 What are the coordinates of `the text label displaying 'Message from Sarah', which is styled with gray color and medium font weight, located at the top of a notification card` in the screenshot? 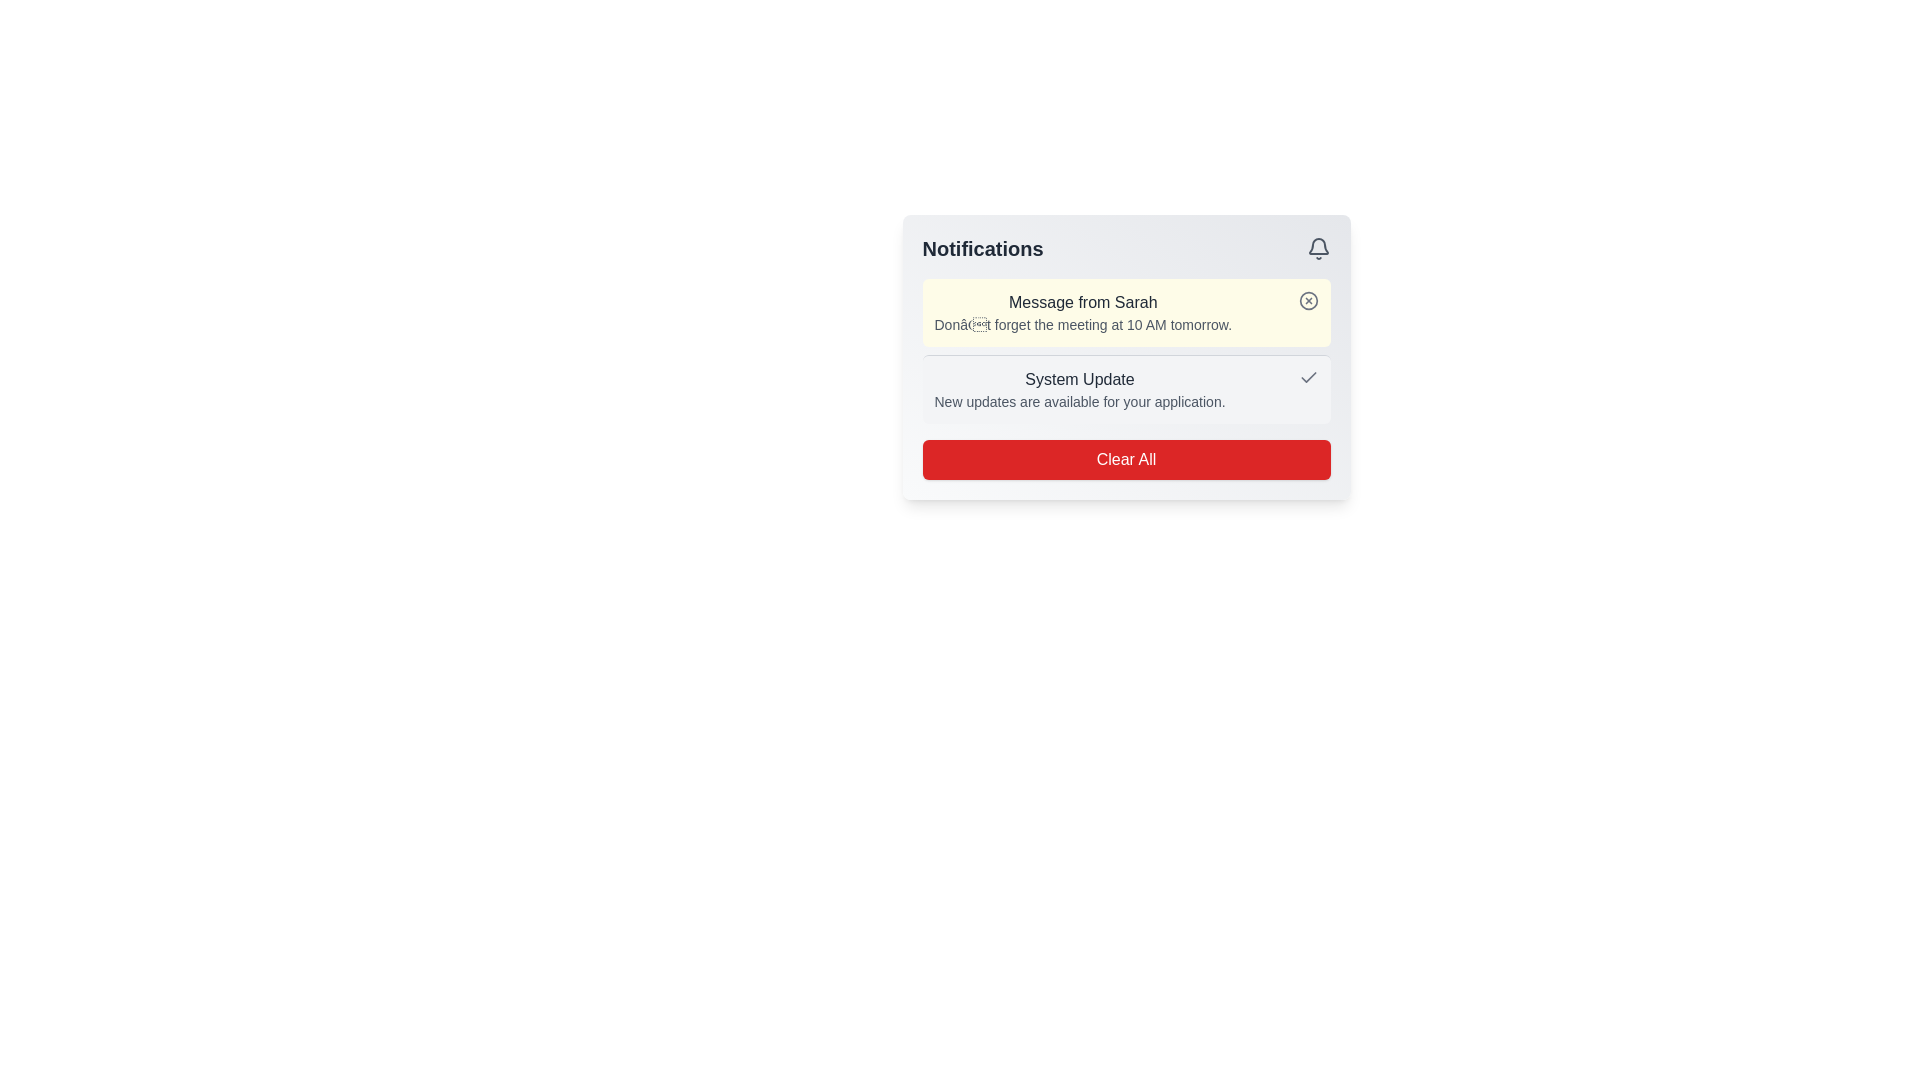 It's located at (1082, 303).